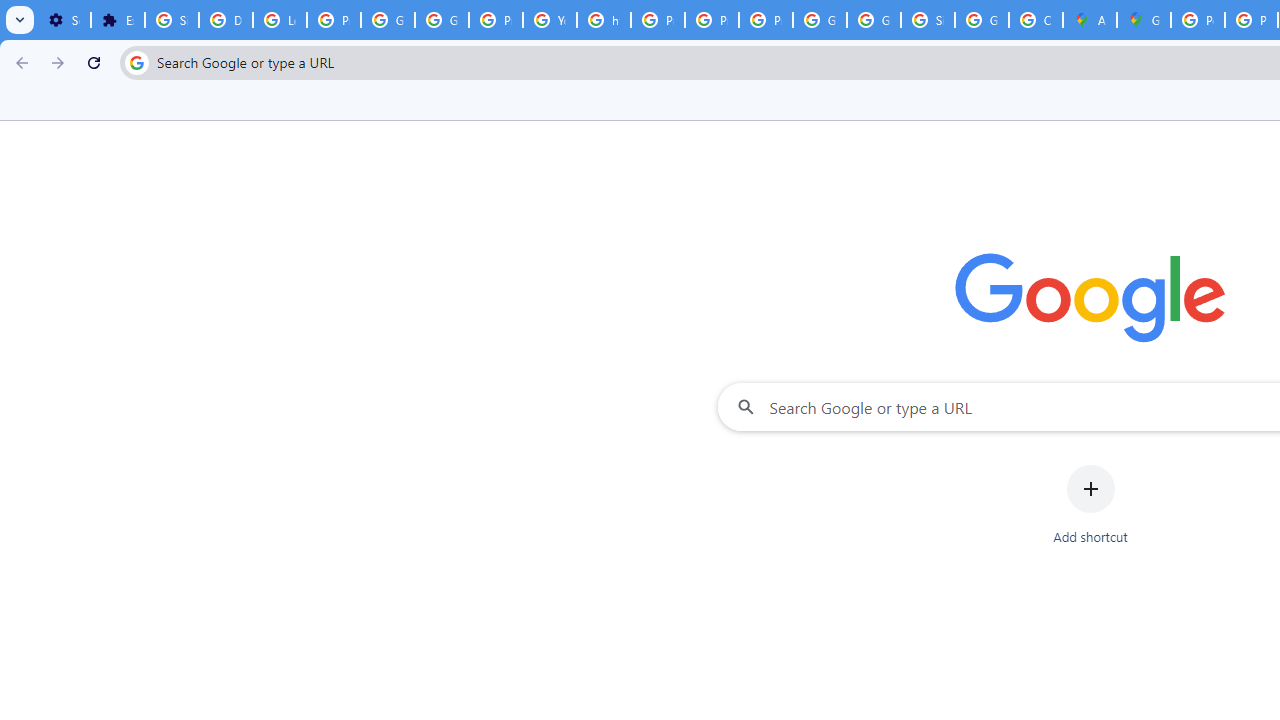 This screenshot has height=720, width=1280. Describe the element at coordinates (657, 20) in the screenshot. I see `'Privacy Help Center - Policies Help'` at that location.